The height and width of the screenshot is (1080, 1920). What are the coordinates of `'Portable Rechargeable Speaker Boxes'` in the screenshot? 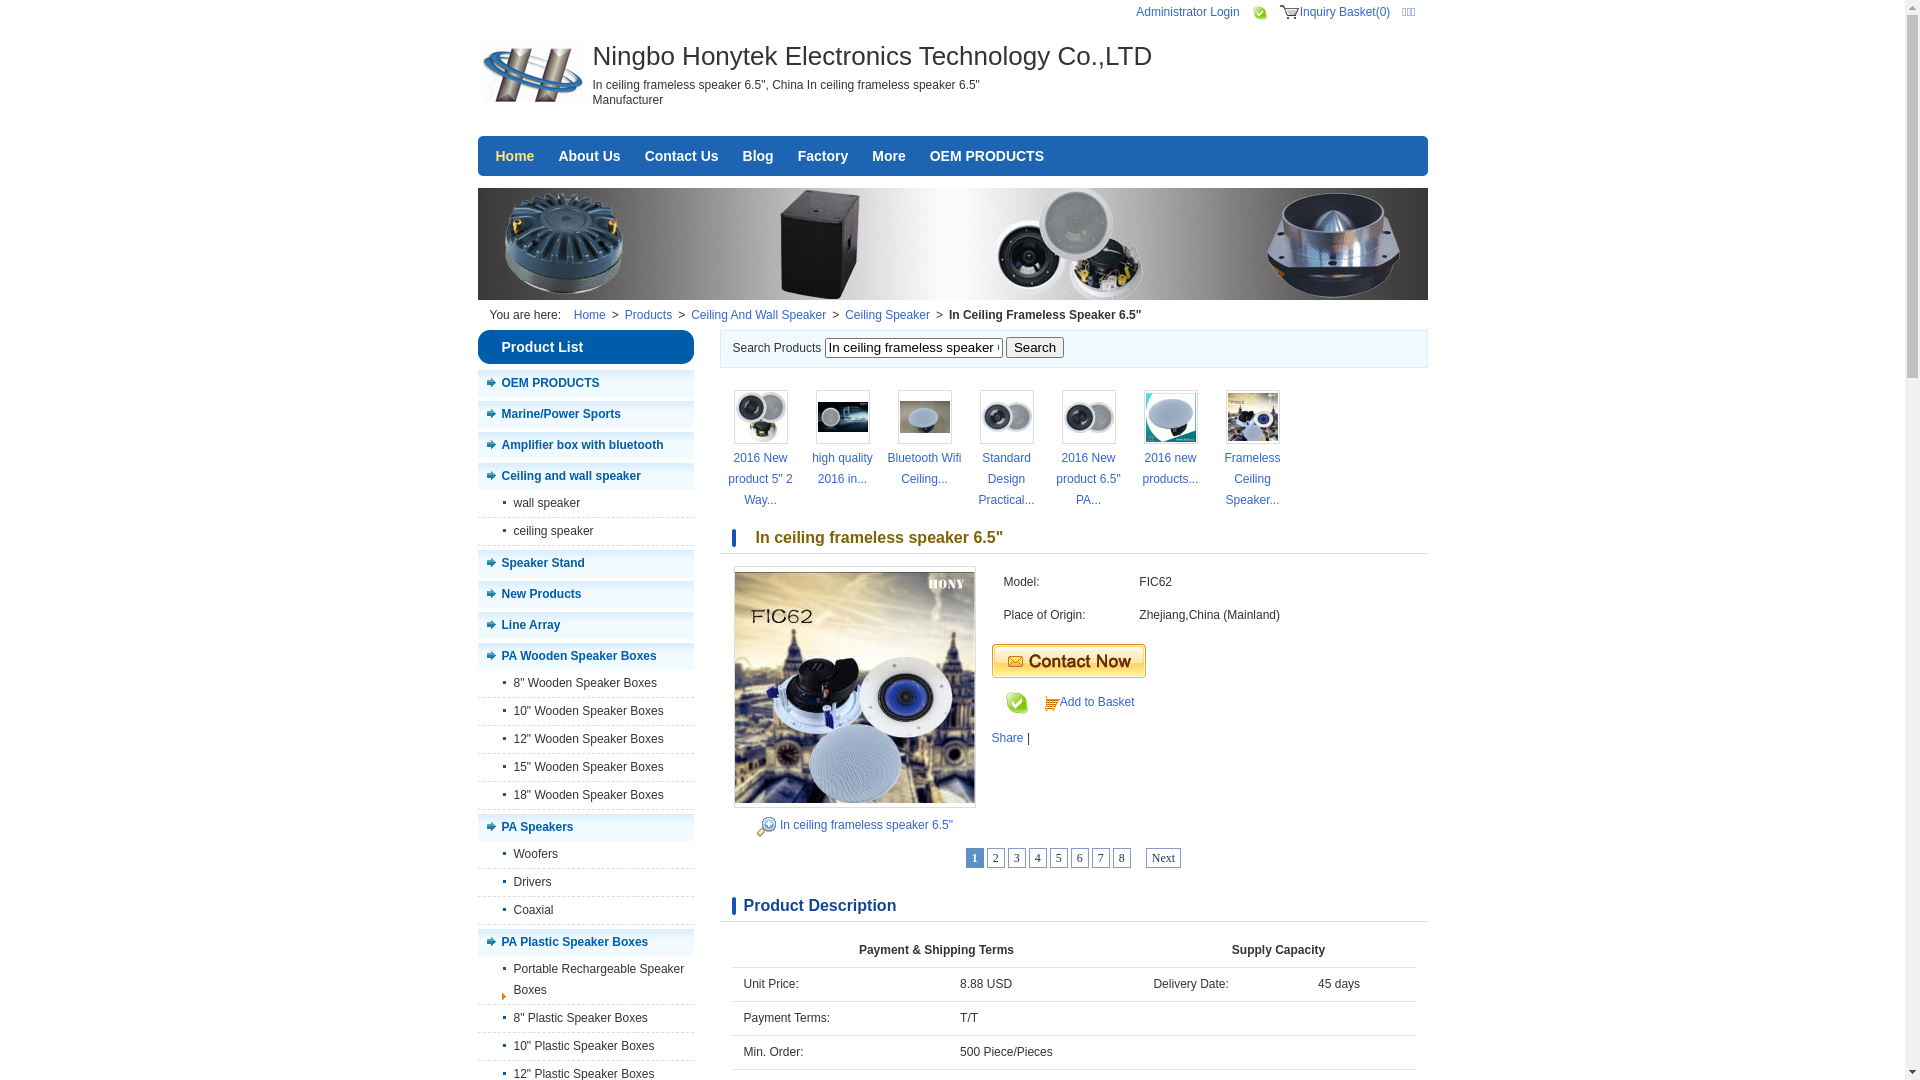 It's located at (584, 979).